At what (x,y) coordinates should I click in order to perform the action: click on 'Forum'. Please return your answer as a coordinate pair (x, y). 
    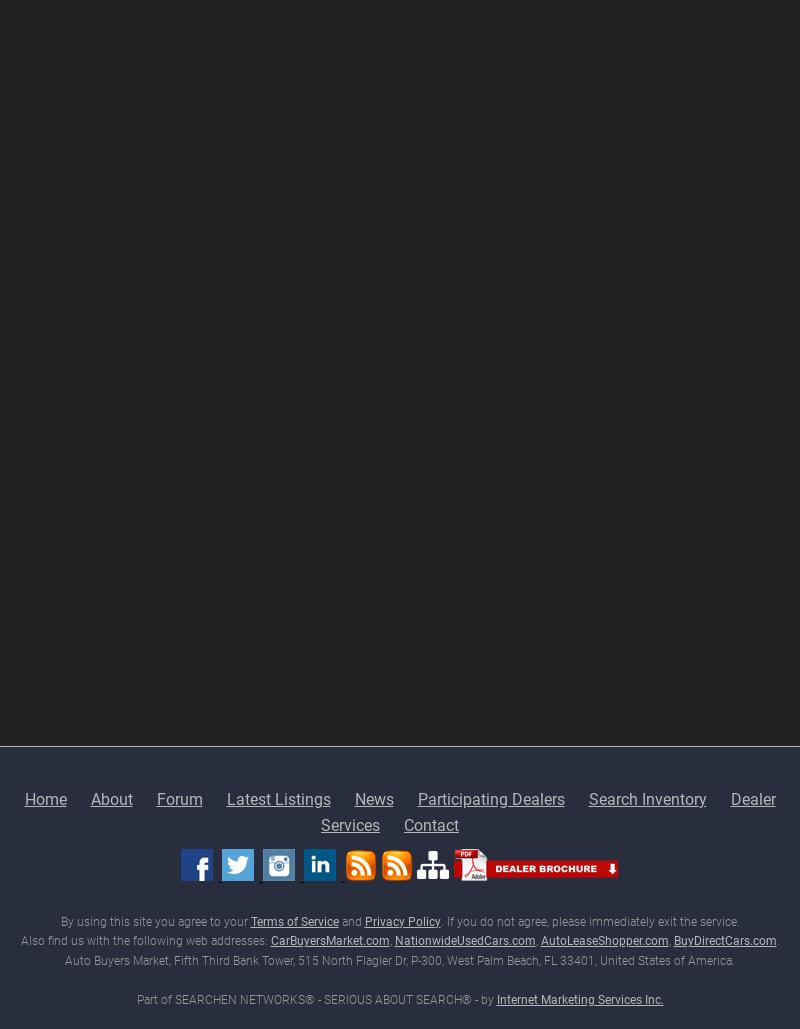
    Looking at the image, I should click on (178, 798).